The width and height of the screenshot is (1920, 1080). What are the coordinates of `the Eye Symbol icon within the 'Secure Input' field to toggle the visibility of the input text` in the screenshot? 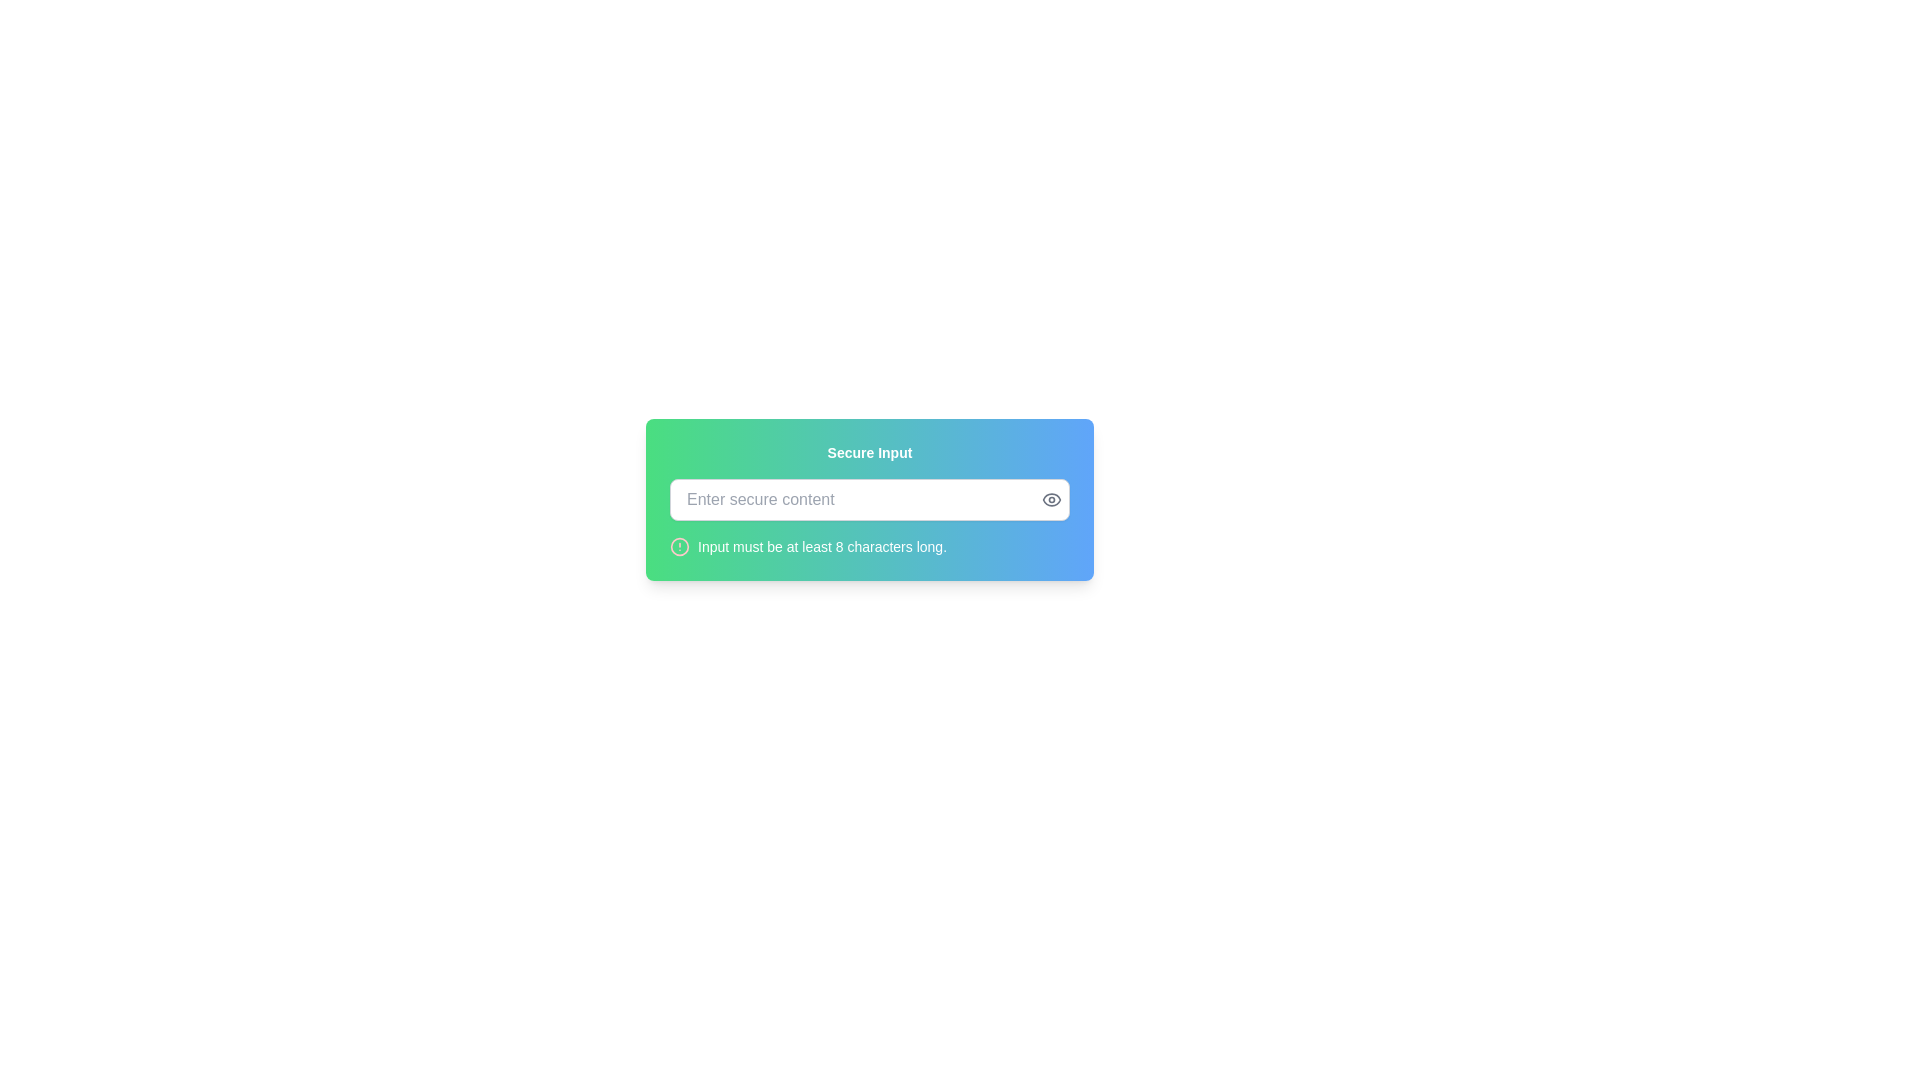 It's located at (1050, 499).